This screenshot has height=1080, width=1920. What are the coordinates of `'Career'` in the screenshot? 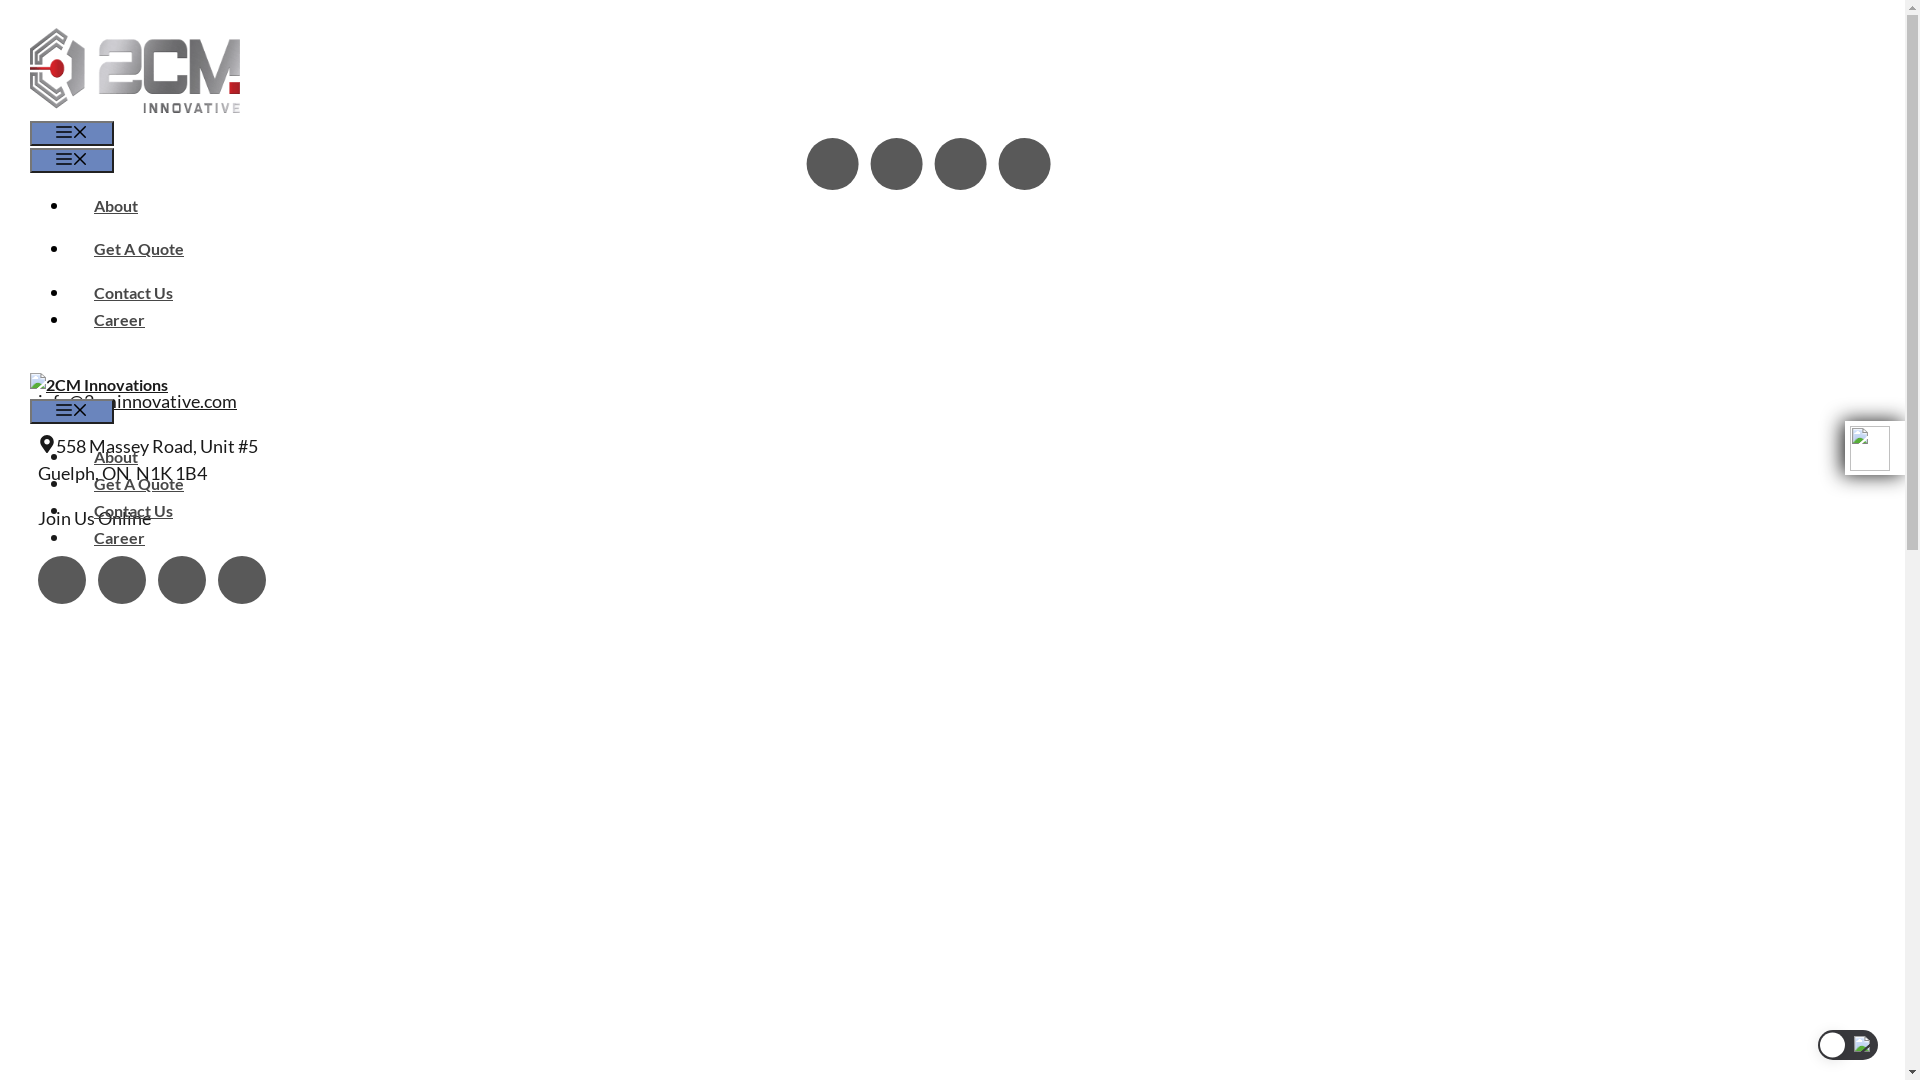 It's located at (118, 536).